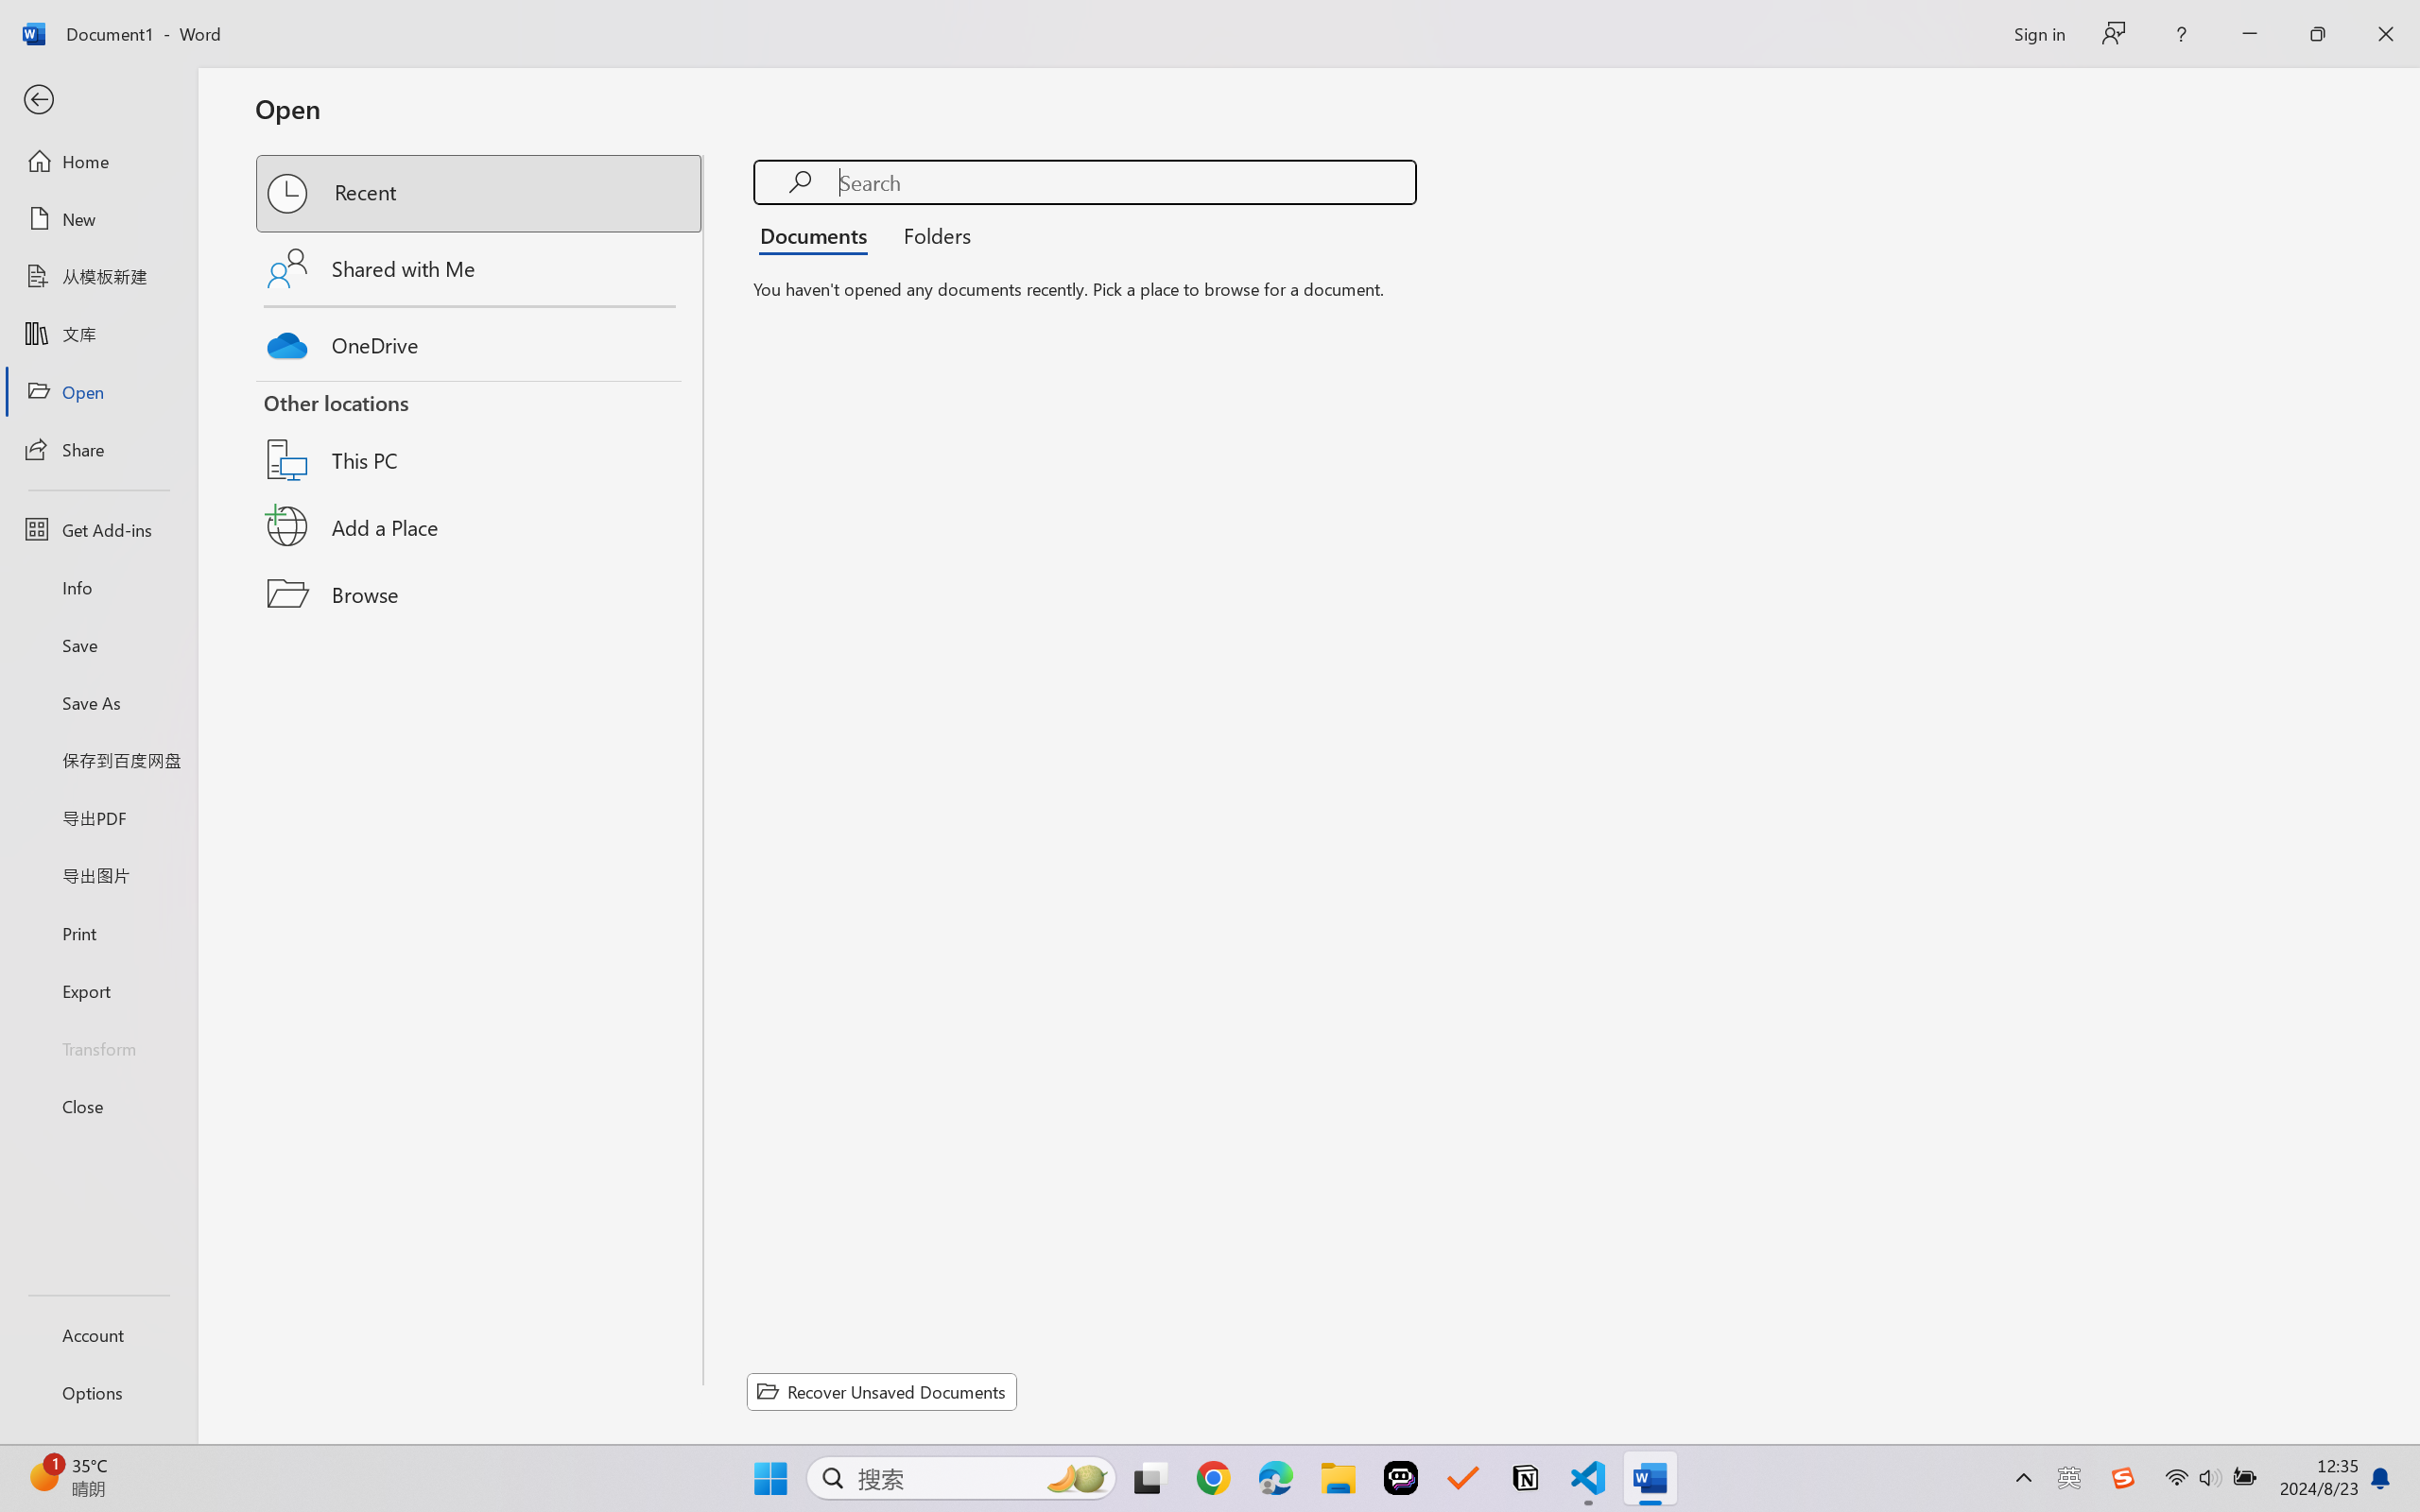 This screenshot has height=1512, width=2420. I want to click on 'Export', so click(97, 989).